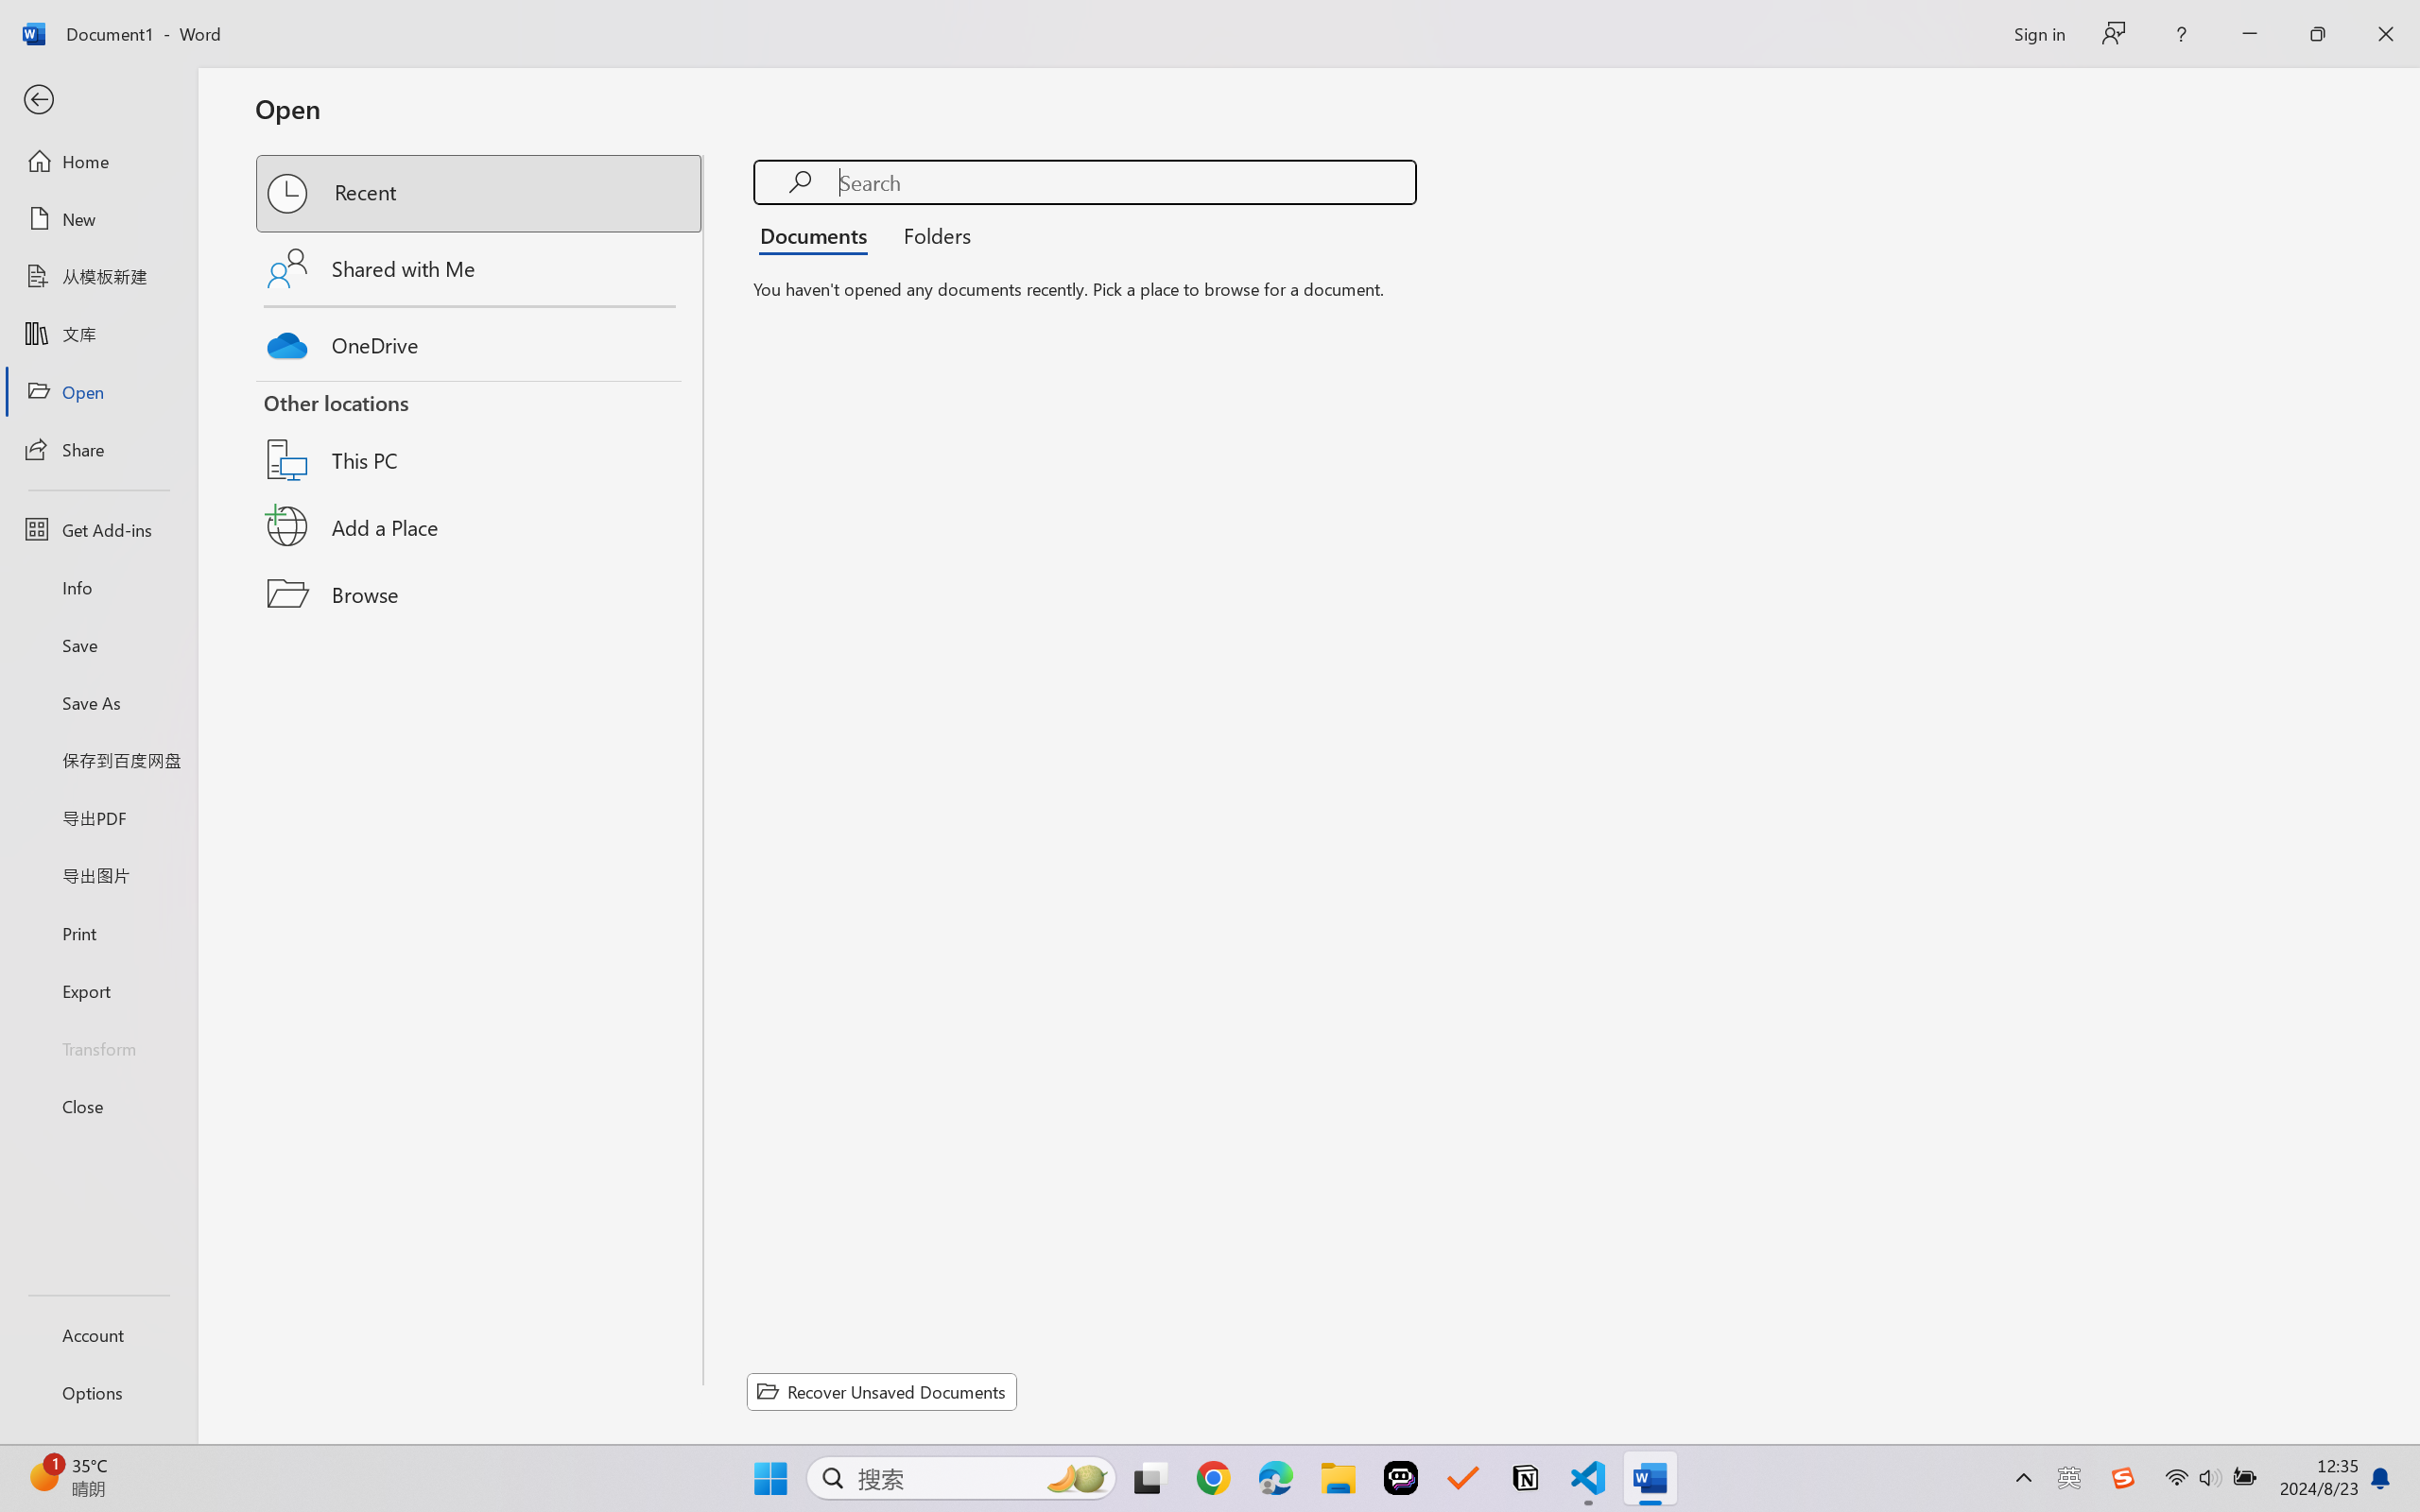 This screenshot has height=1512, width=2420. I want to click on 'Export', so click(97, 989).